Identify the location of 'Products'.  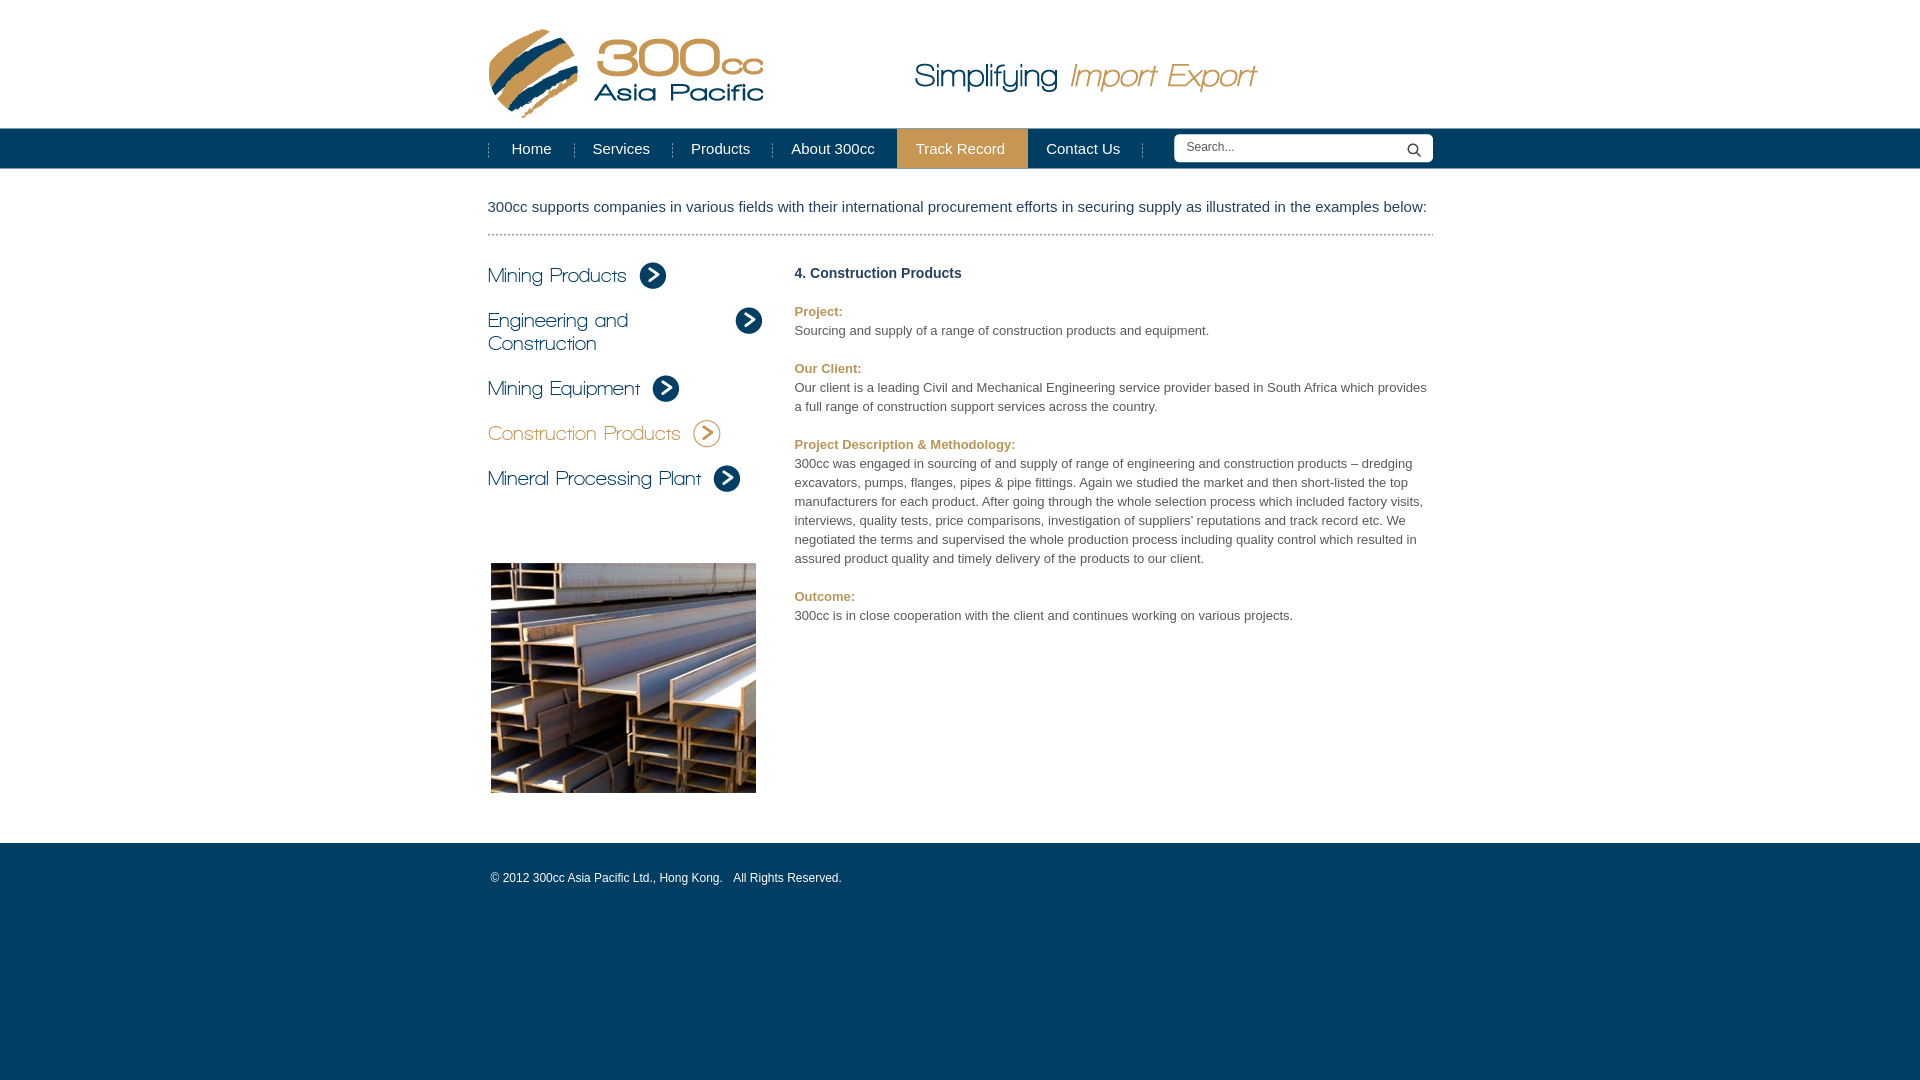
(721, 147).